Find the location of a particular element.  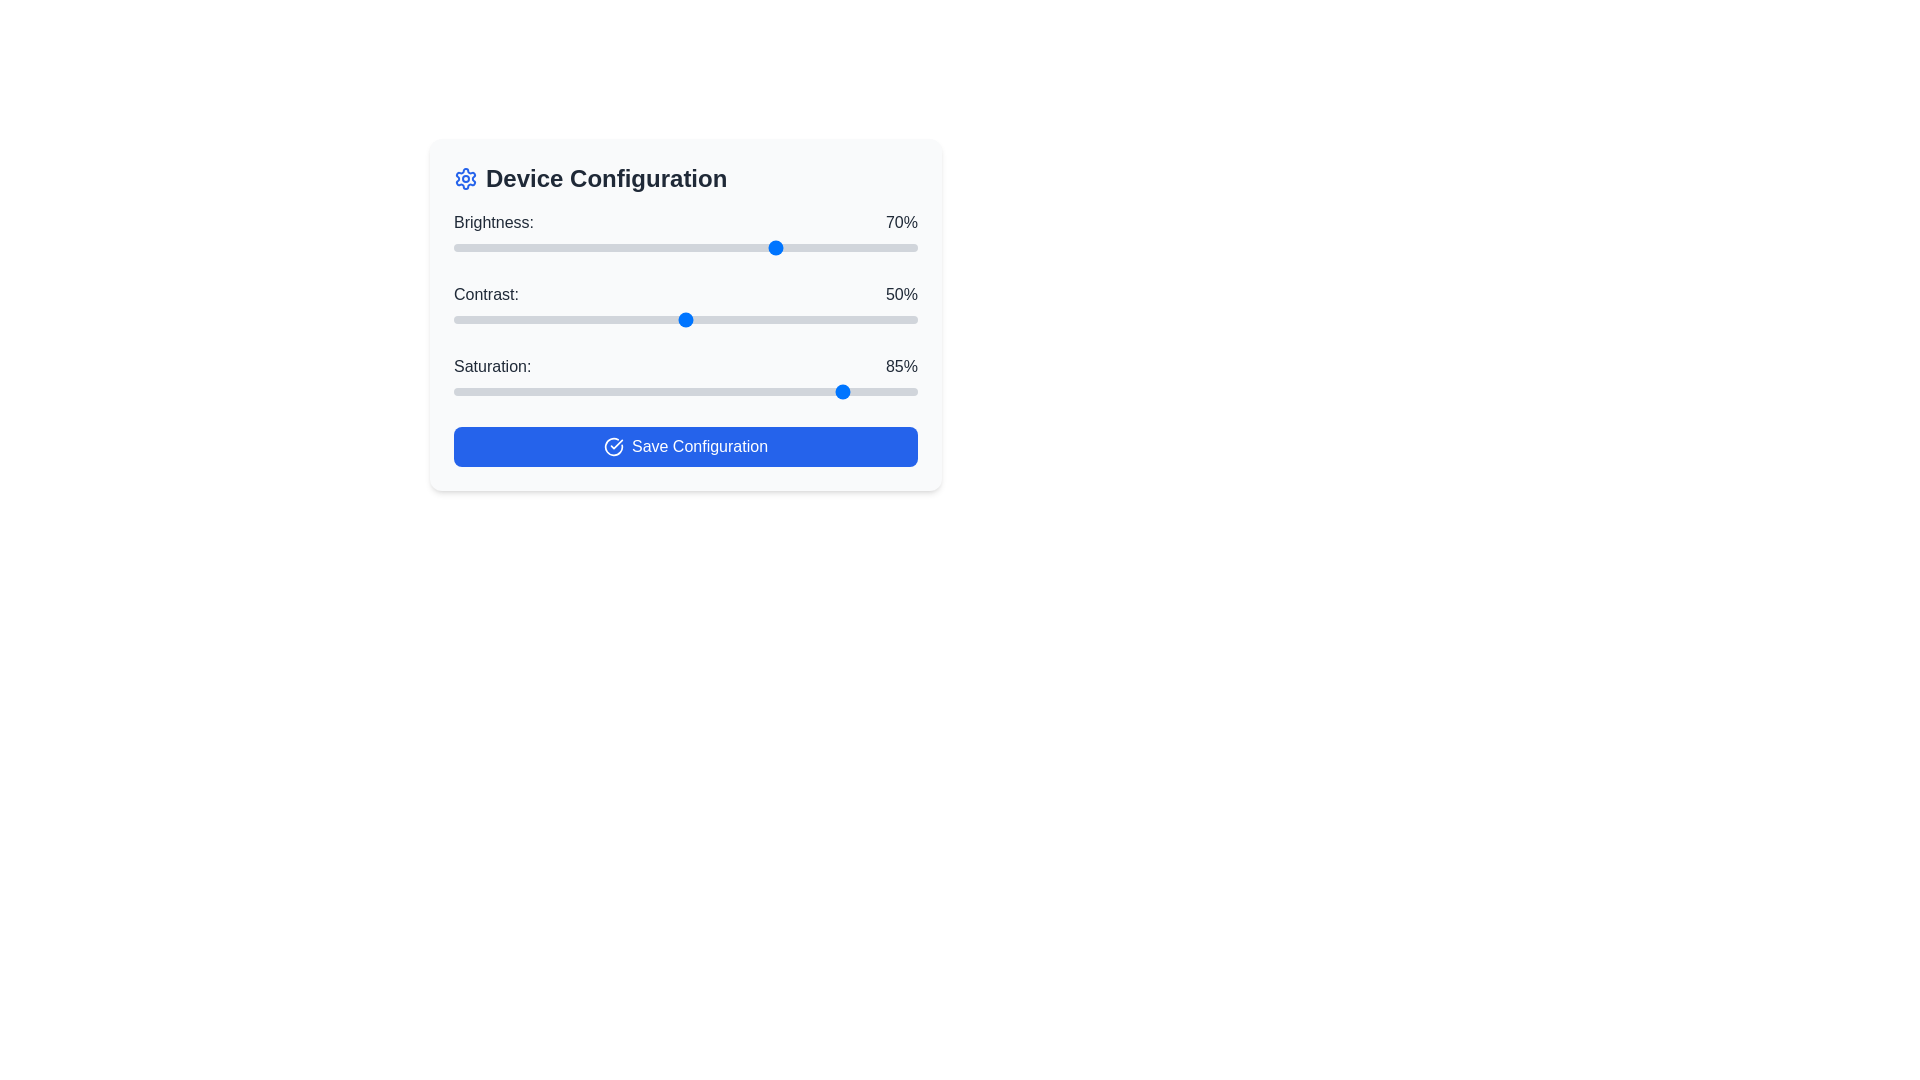

the horizontal slider to set the brightness at the specified point, which is marked with a circular handle at approximately 70% width, located beneath the 'Brightness:' label is located at coordinates (686, 246).